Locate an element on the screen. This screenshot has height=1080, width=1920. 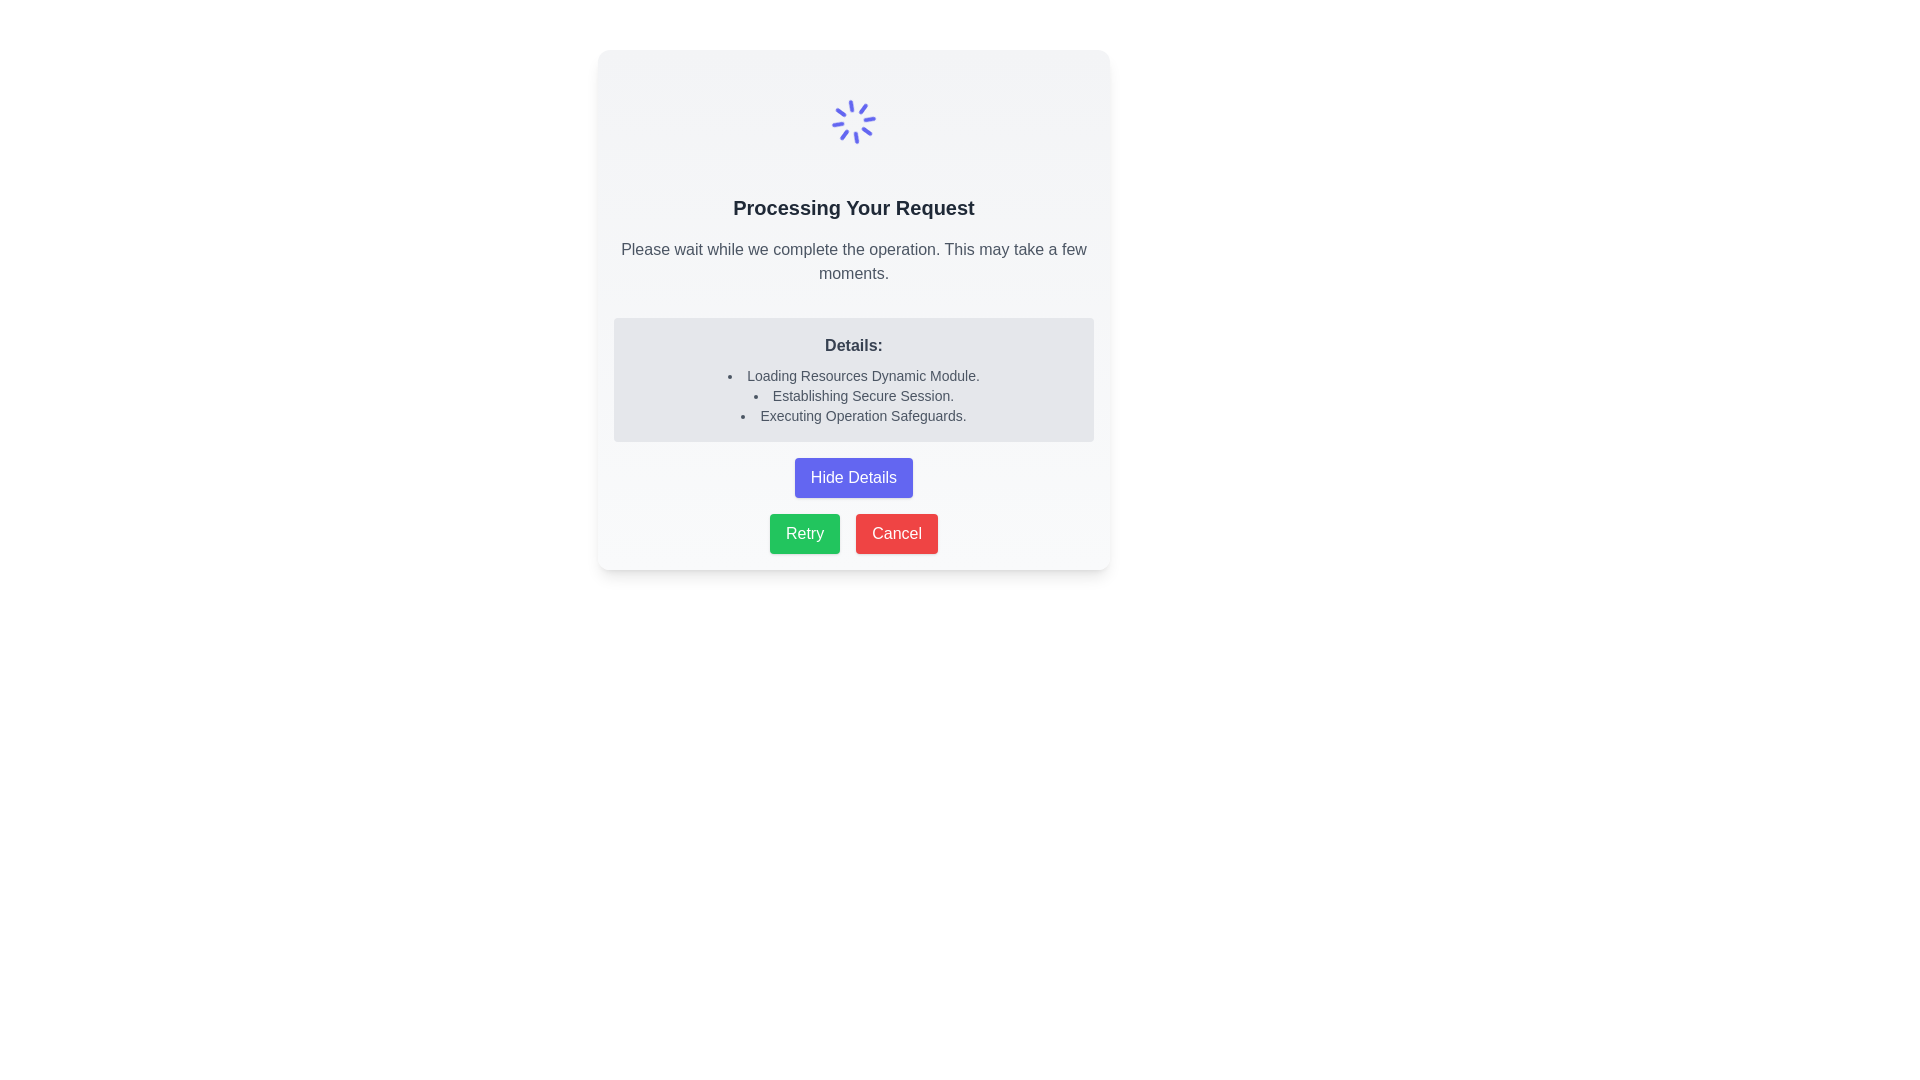
the 'Hide Details' button with a purple background and white text, located below the 'Details:' section and above the 'Retry' and 'Cancel' buttons is located at coordinates (854, 478).